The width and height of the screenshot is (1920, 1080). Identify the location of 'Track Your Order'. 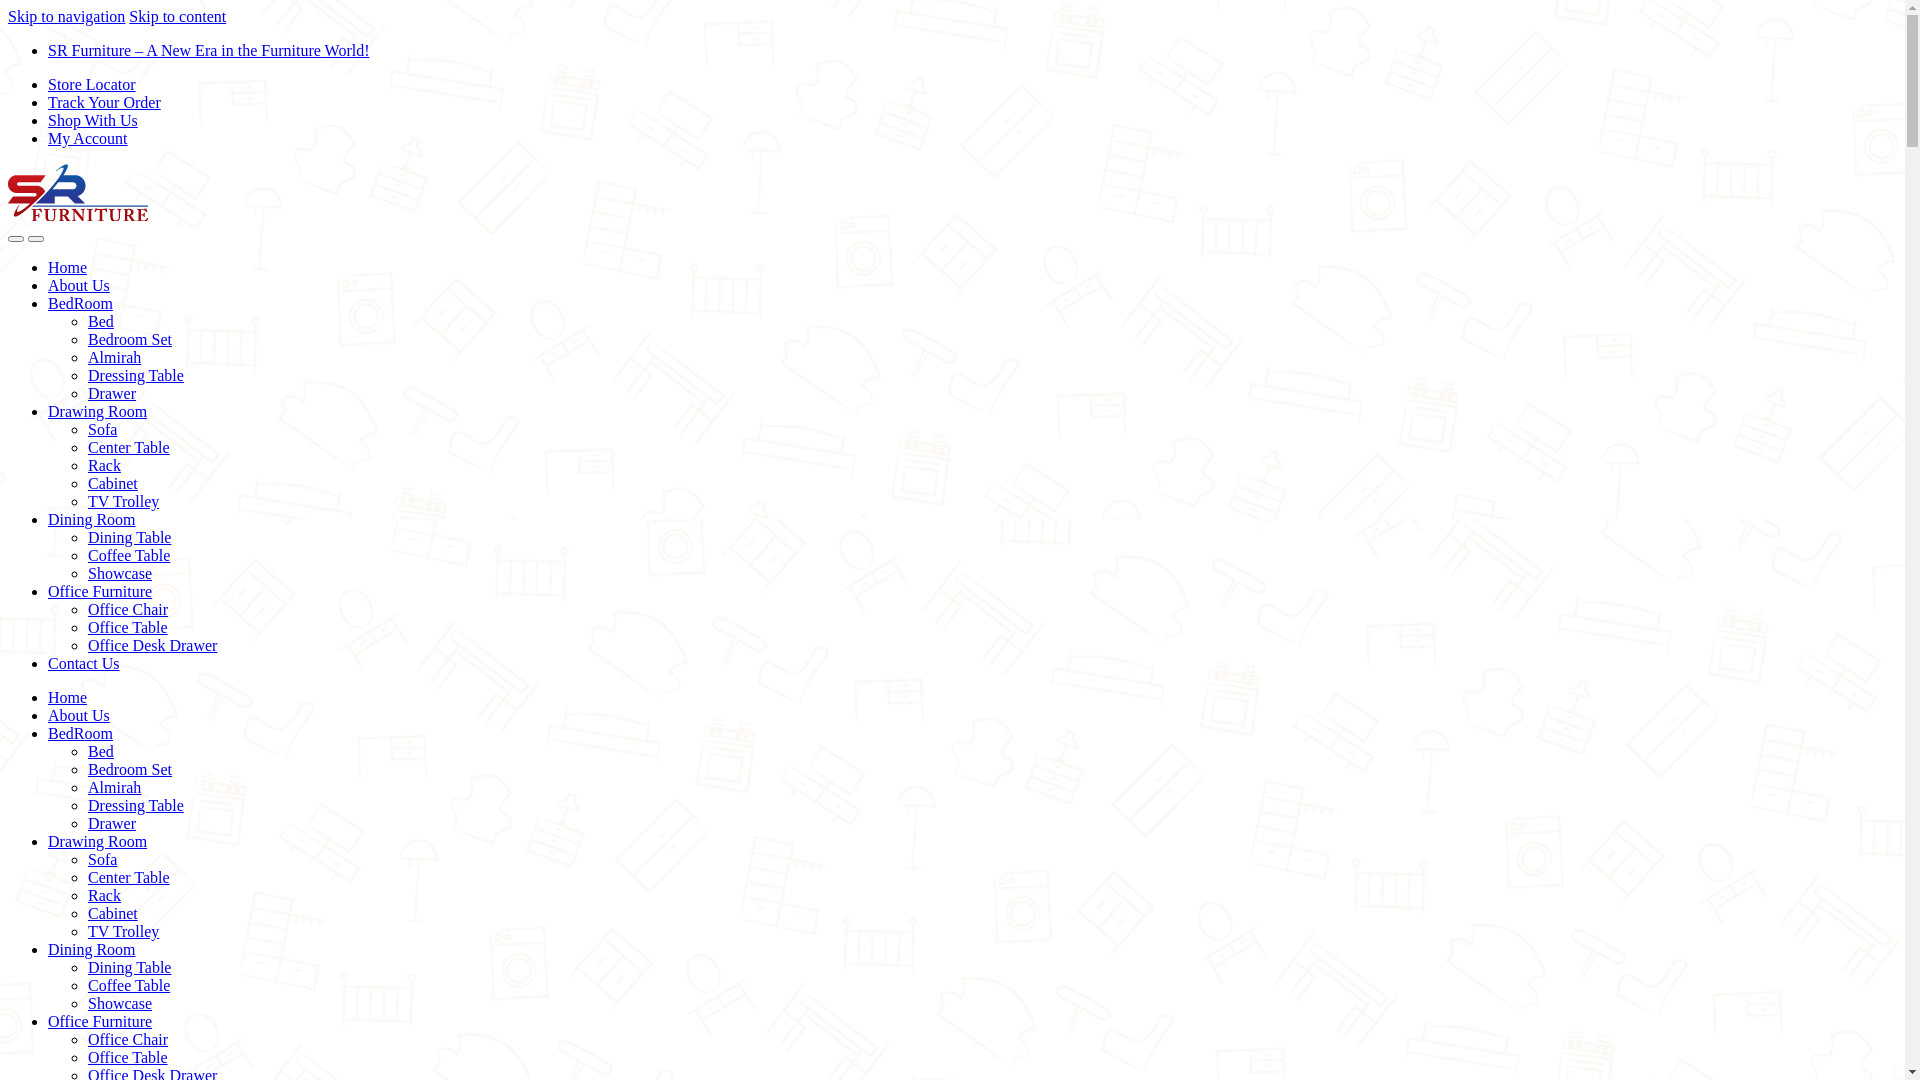
(103, 102).